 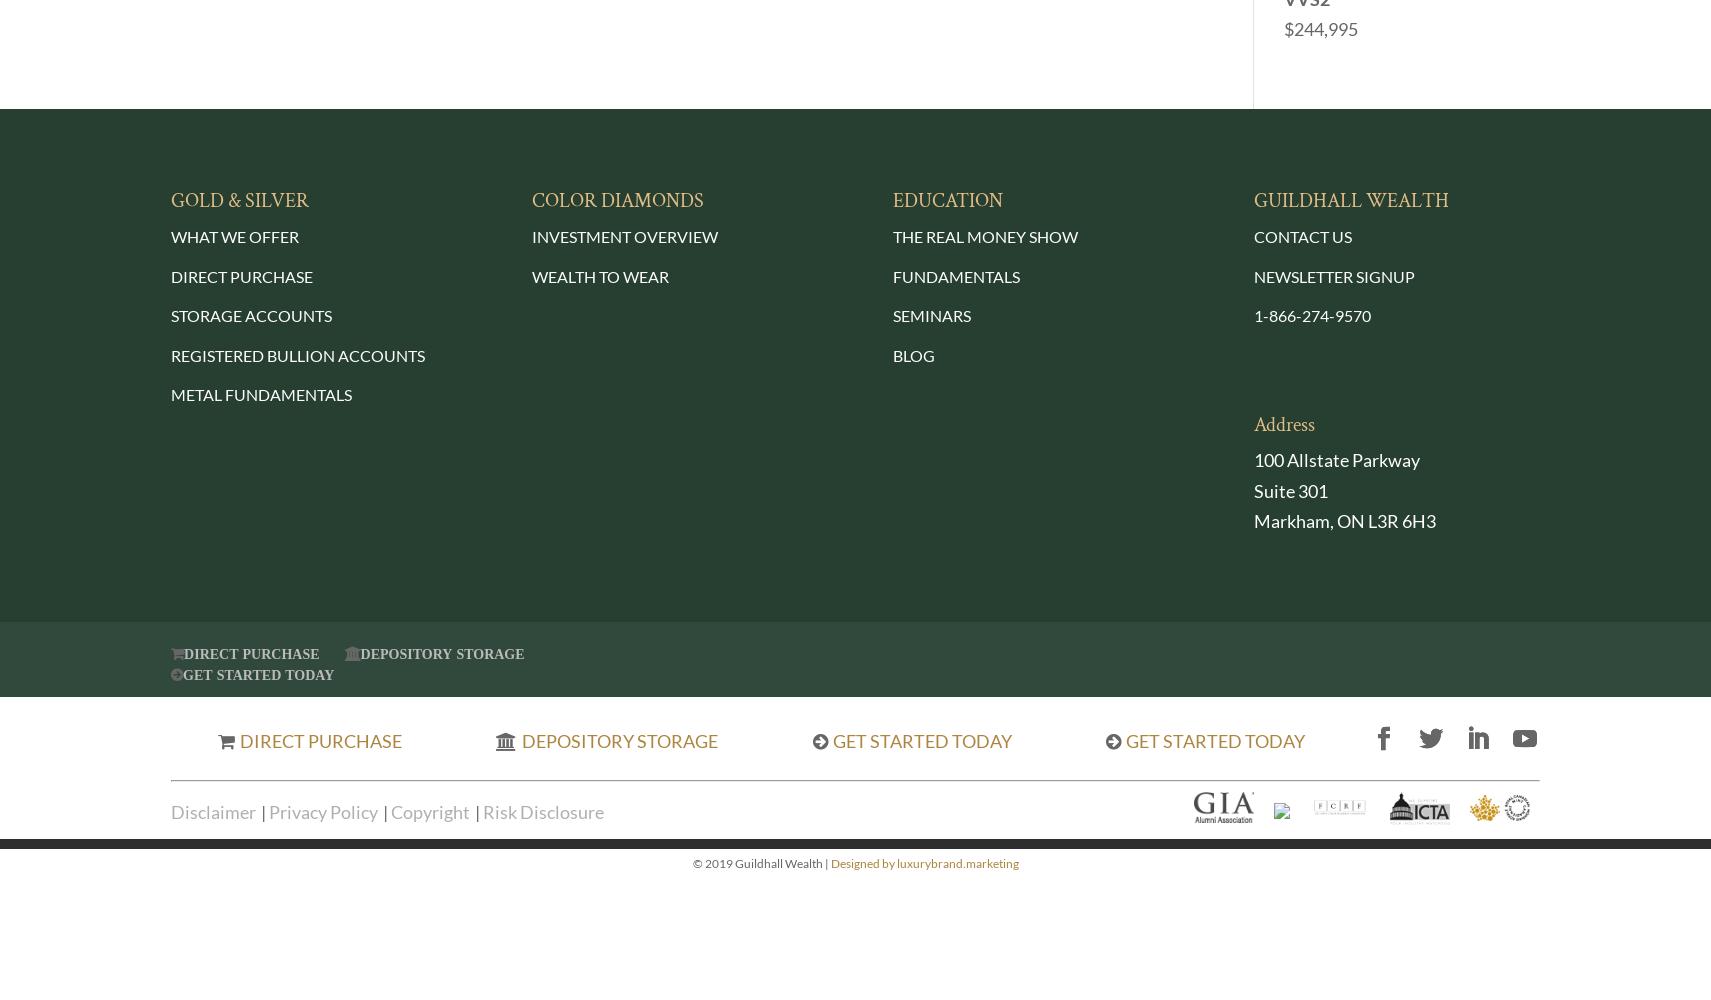 I want to click on 'GUILDHALL WEALTH', so click(x=1350, y=199).